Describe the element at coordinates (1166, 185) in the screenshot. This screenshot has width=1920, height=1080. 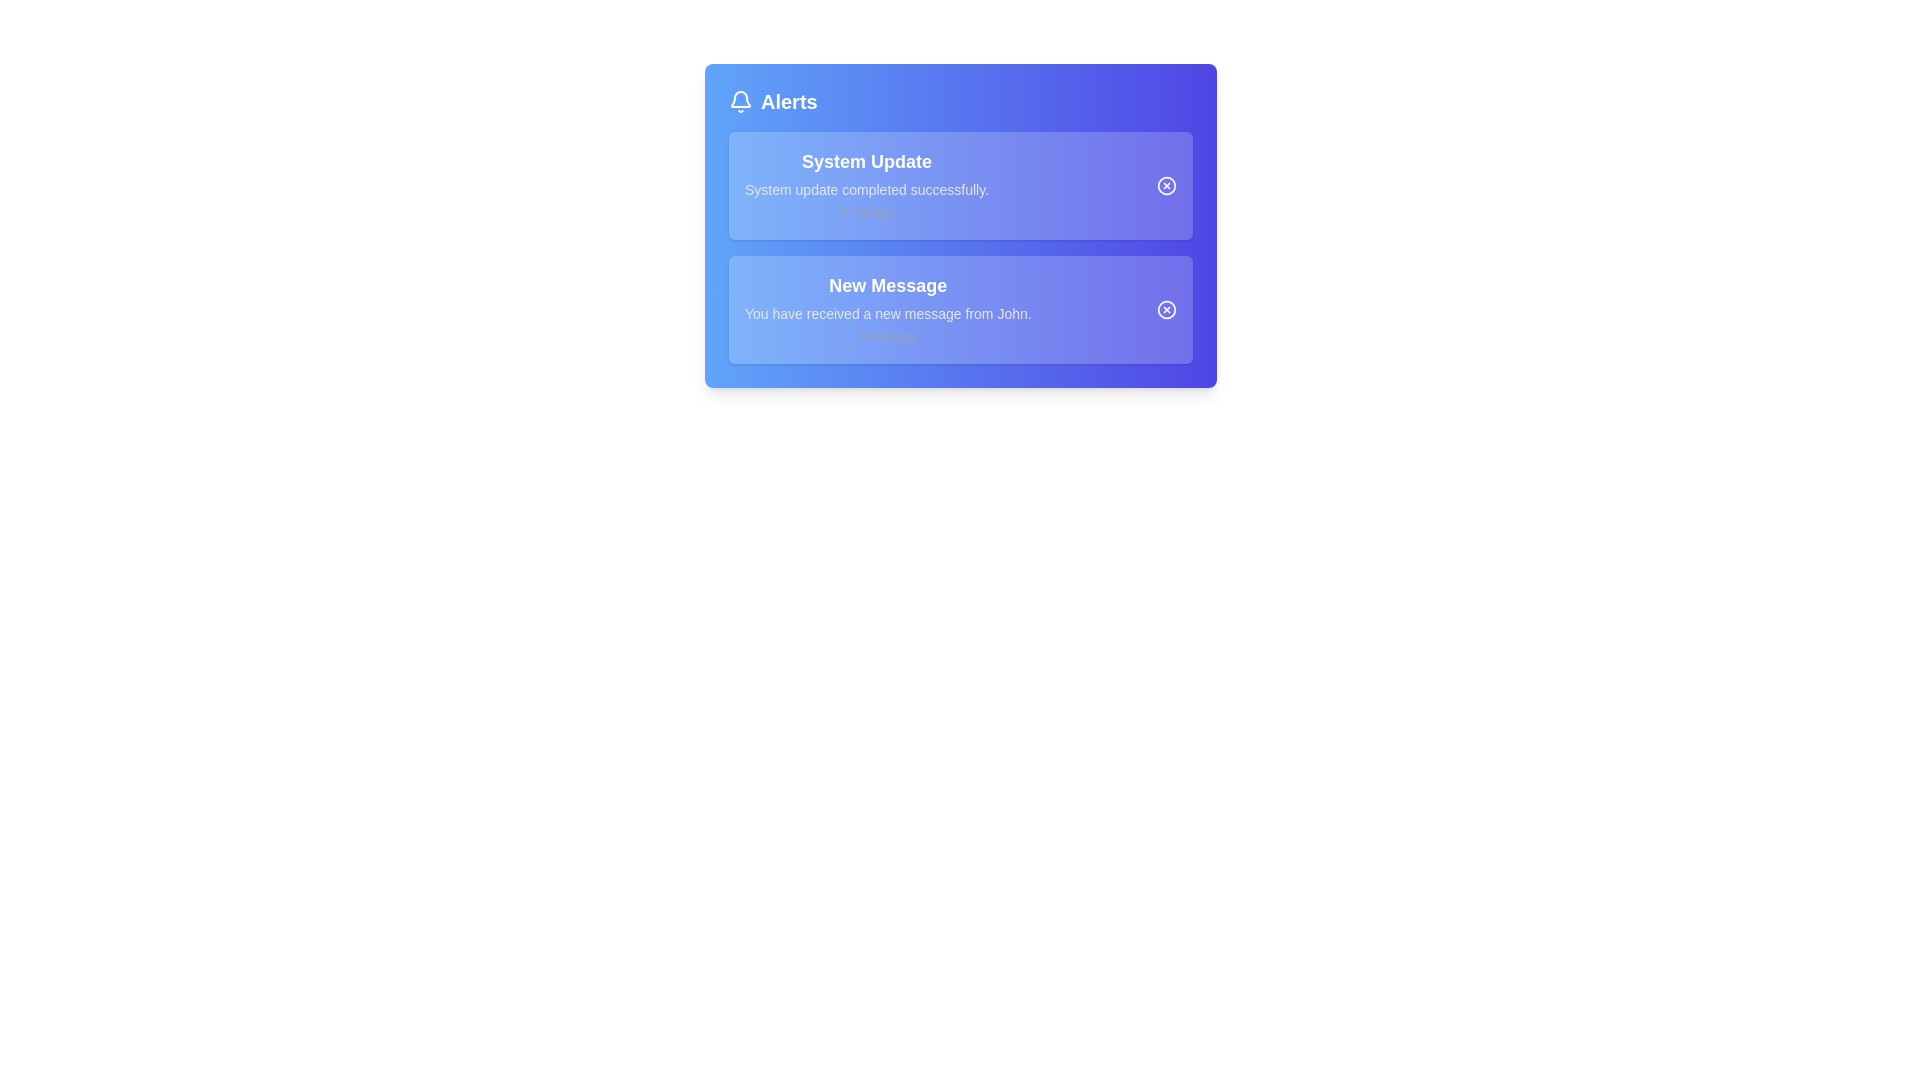
I see `the circular cancel button element with a bold border, located at the right side of the 'System Update' notification` at that location.